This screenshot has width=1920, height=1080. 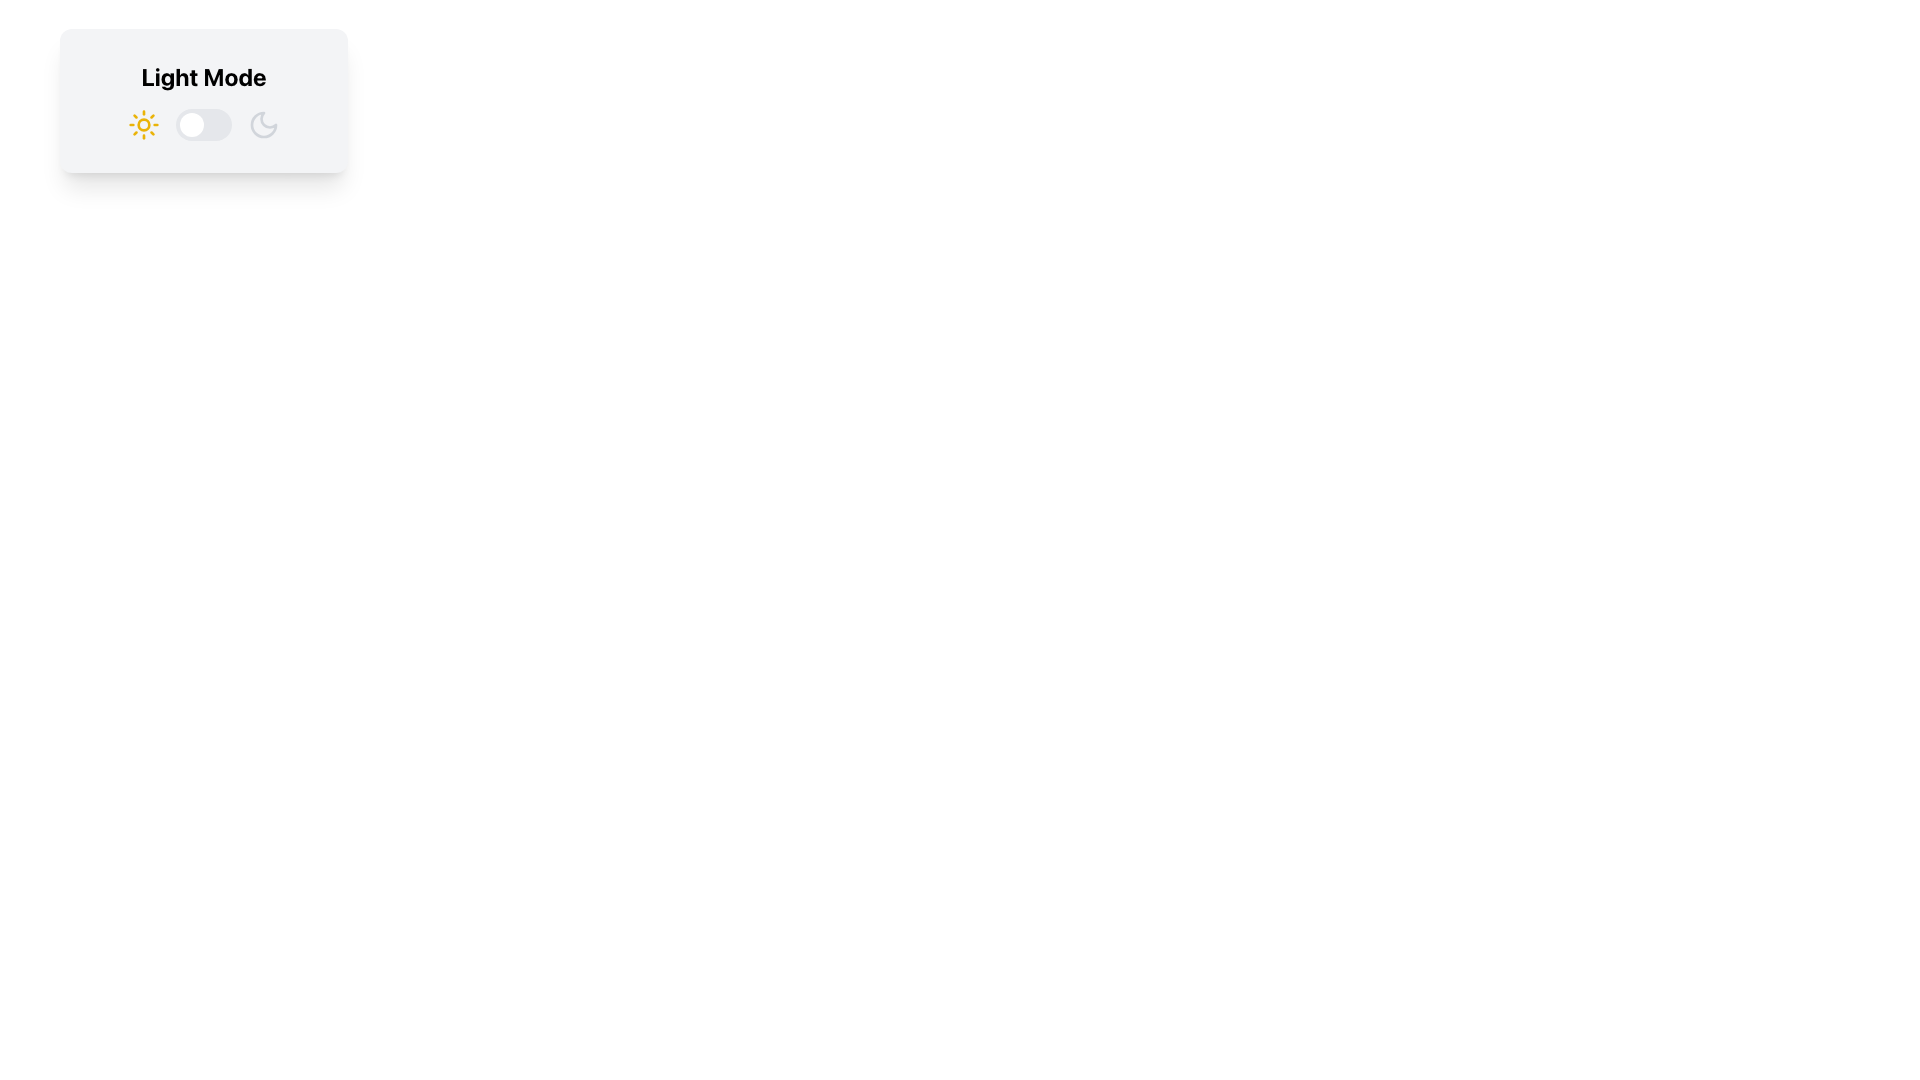 What do you see at coordinates (263, 124) in the screenshot?
I see `the crescent moon icon, which is located to the right of the toggle switch and beneath the 'Light Mode' title` at bounding box center [263, 124].